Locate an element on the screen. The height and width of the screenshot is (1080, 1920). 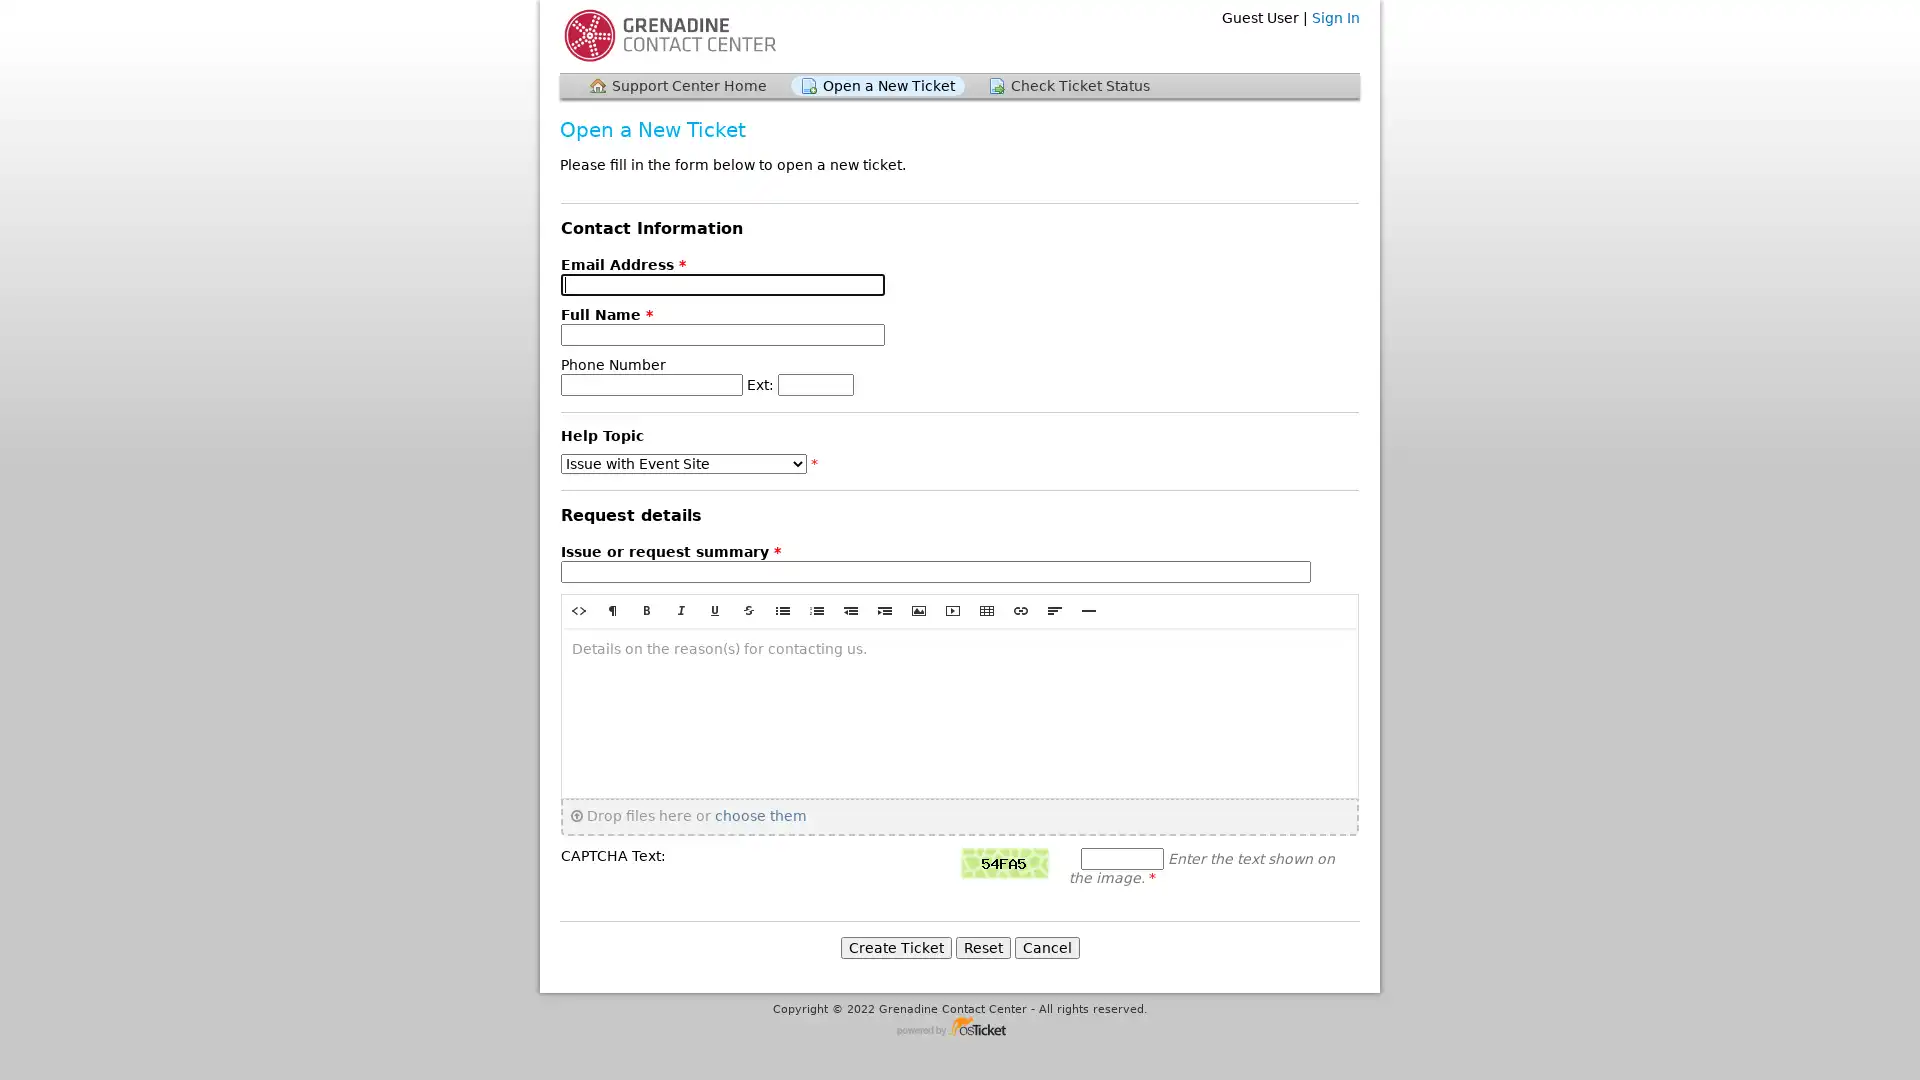
Insert Image is located at coordinates (917, 609).